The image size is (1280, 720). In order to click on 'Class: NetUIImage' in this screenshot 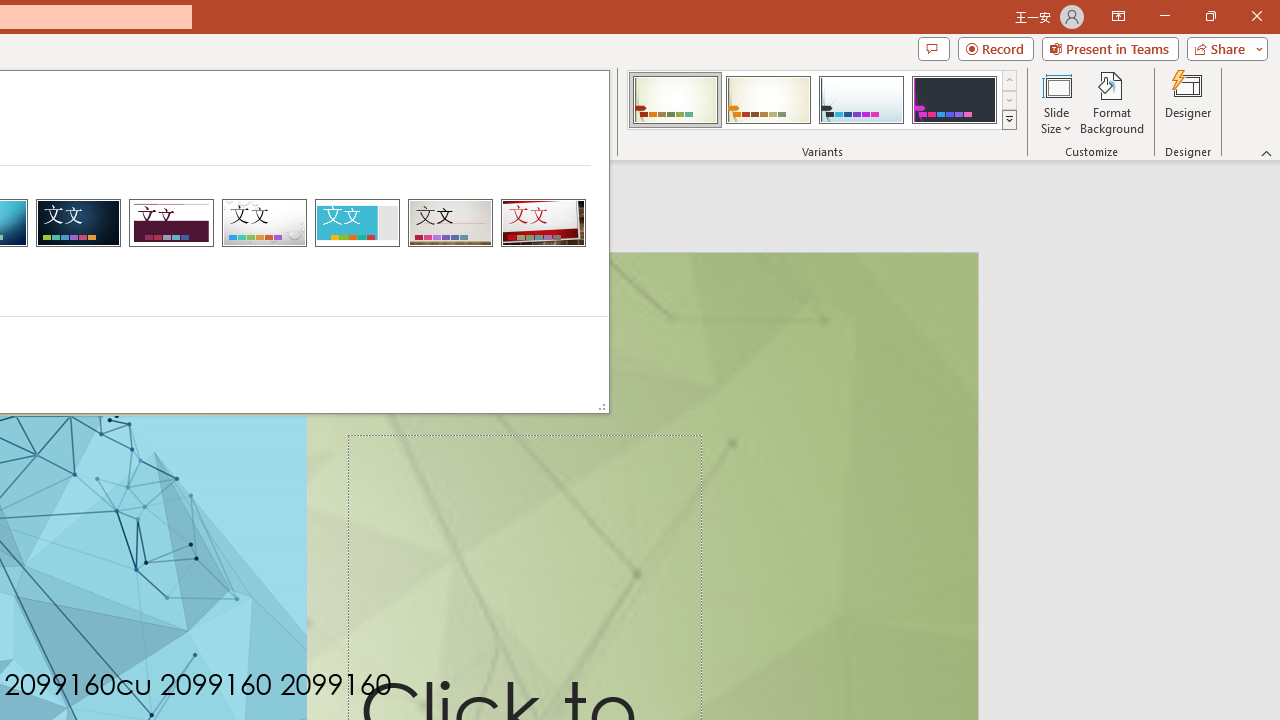, I will do `click(1009, 119)`.